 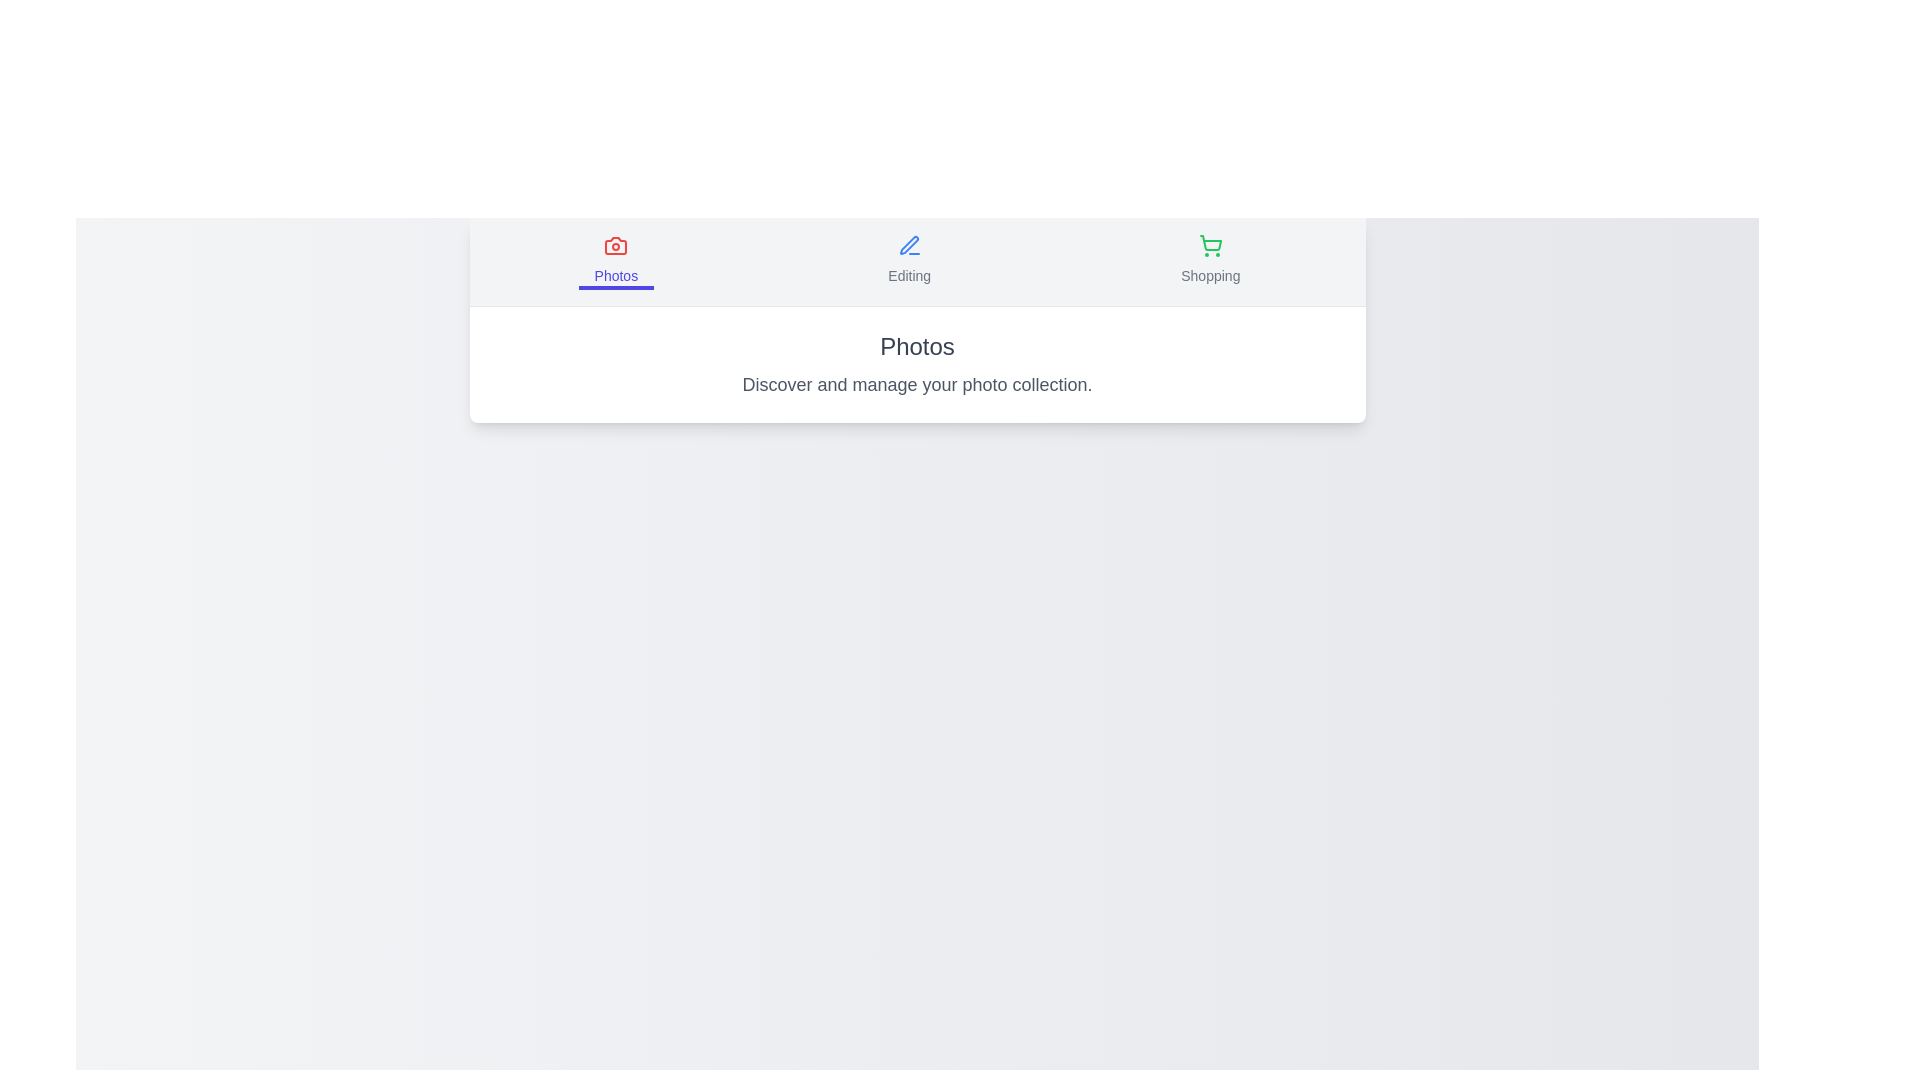 What do you see at coordinates (908, 261) in the screenshot?
I see `the Editing tab by clicking on its button` at bounding box center [908, 261].